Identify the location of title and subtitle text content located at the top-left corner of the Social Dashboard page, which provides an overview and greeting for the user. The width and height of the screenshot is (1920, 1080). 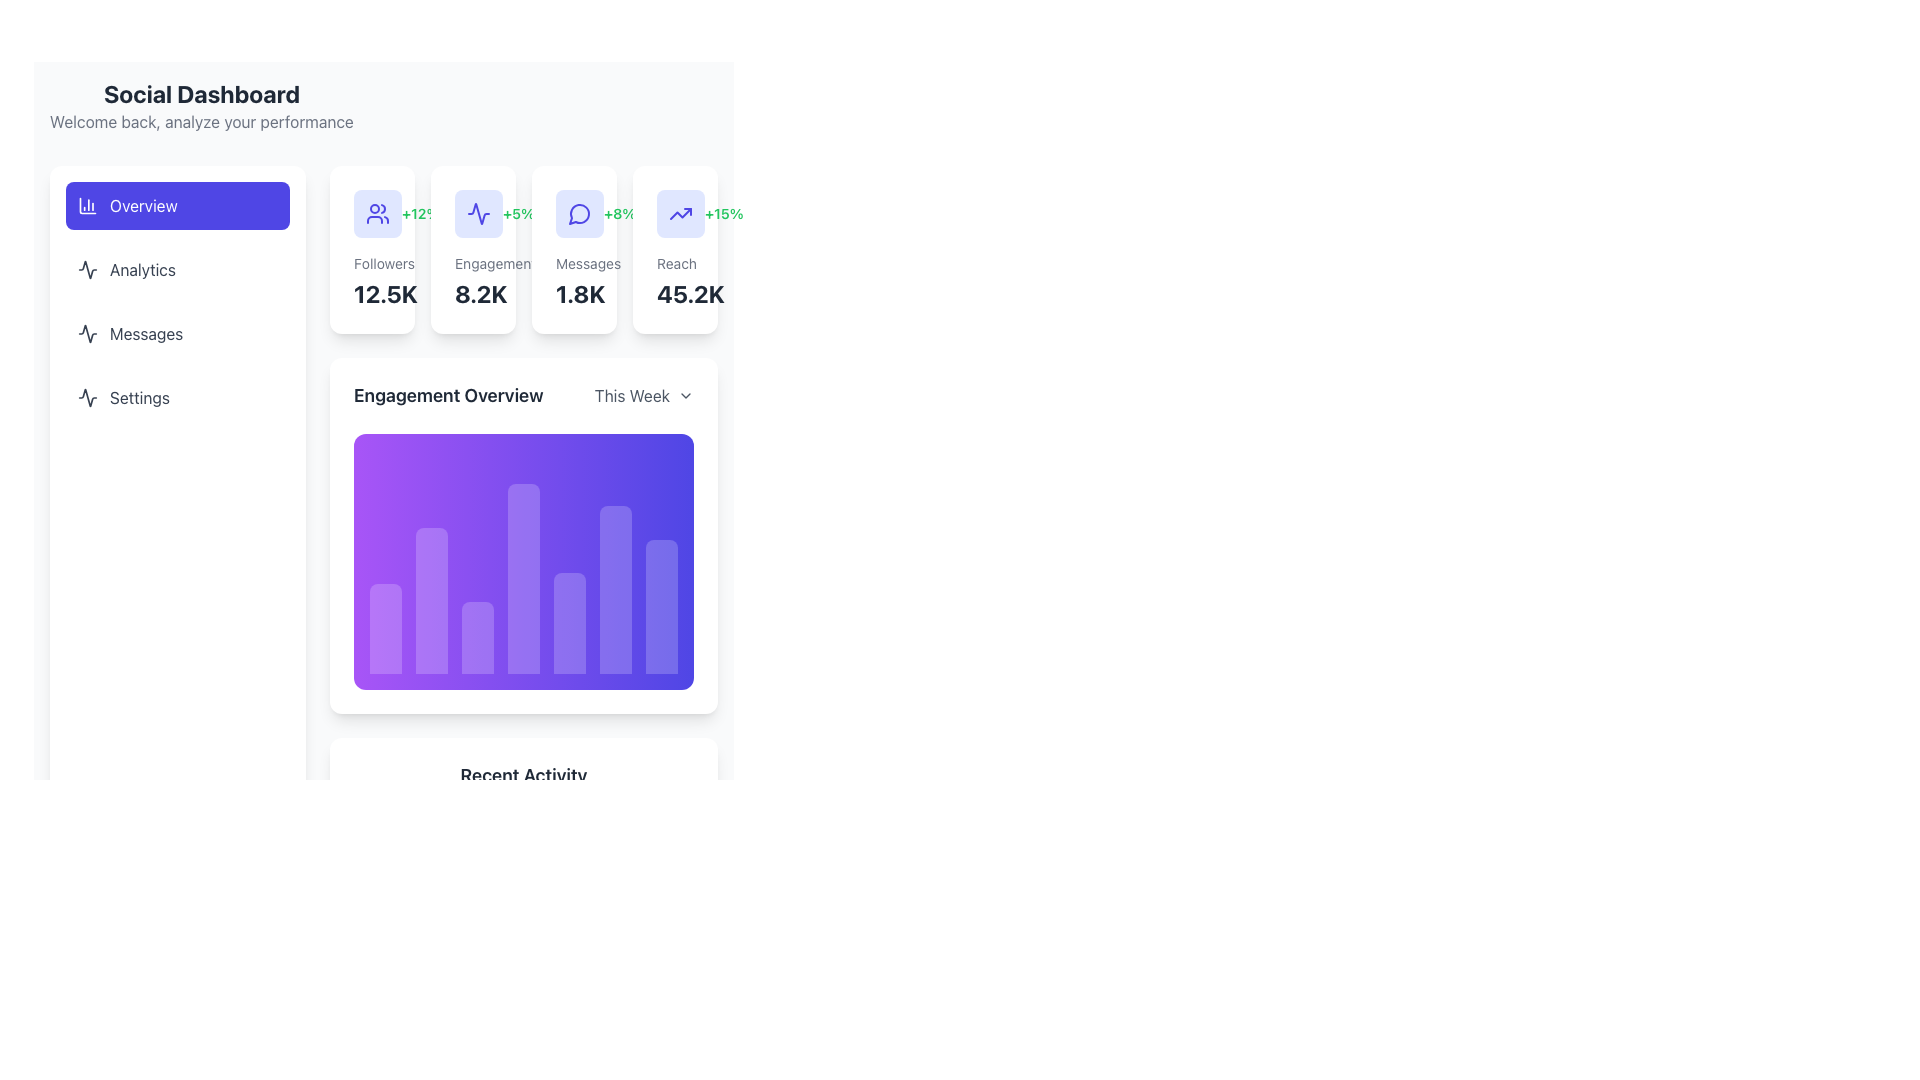
(201, 105).